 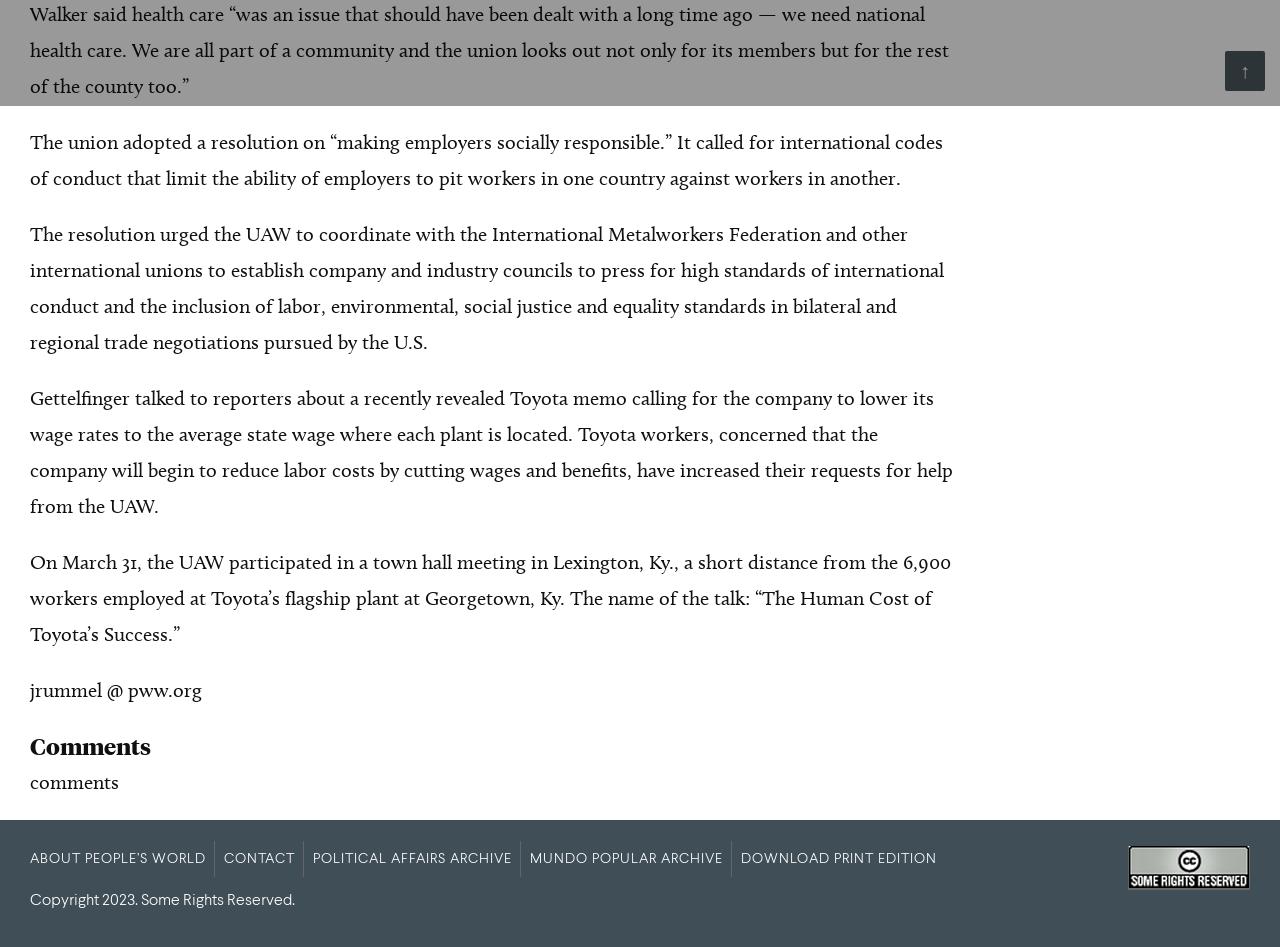 I want to click on 'jrummel @ pww.org', so click(x=114, y=688).